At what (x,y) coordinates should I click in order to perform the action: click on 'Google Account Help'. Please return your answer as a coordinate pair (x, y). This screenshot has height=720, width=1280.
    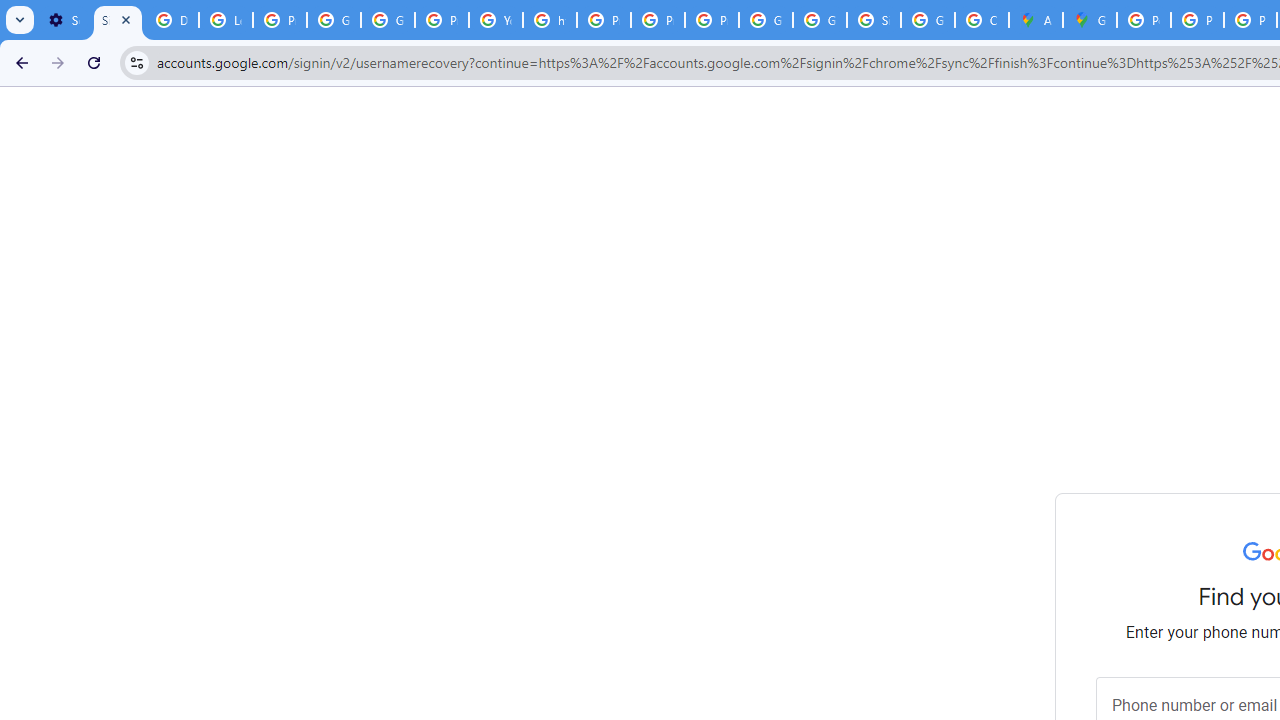
    Looking at the image, I should click on (334, 20).